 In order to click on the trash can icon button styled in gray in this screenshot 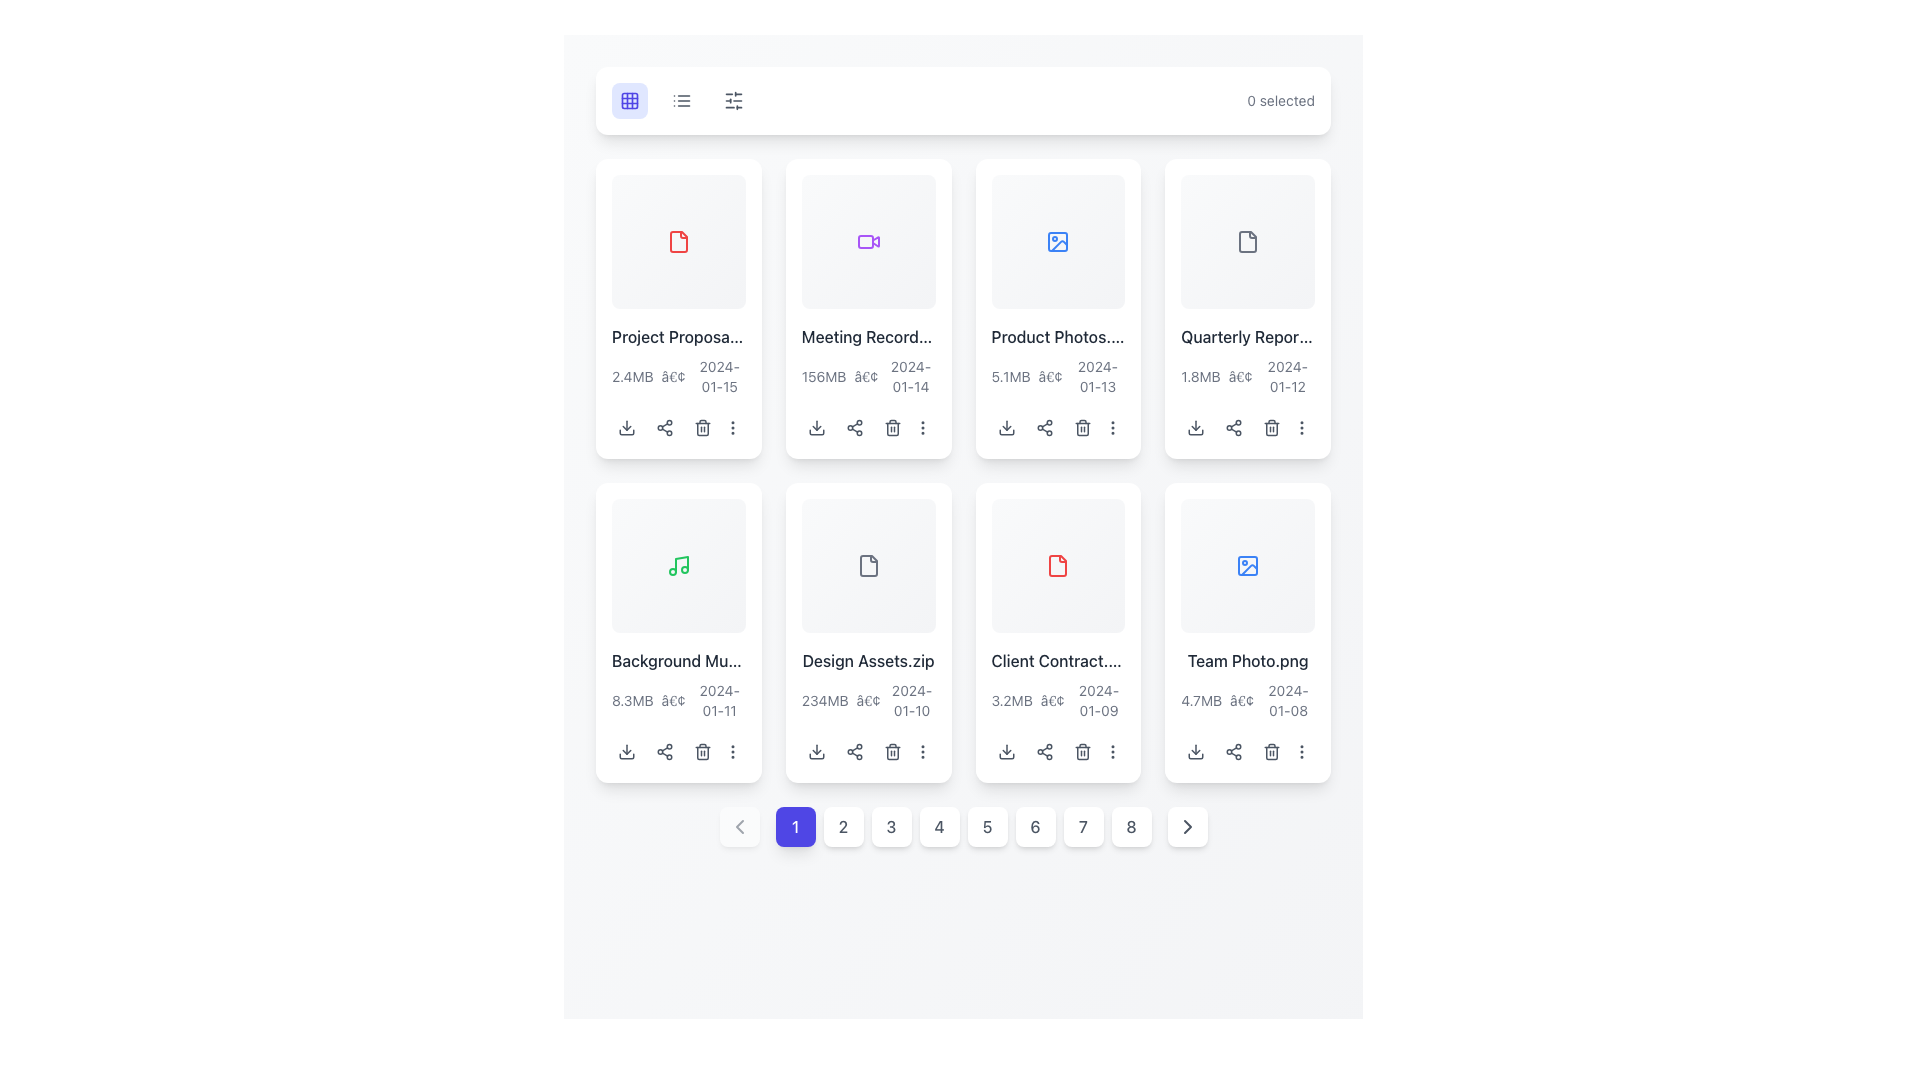, I will do `click(1081, 426)`.